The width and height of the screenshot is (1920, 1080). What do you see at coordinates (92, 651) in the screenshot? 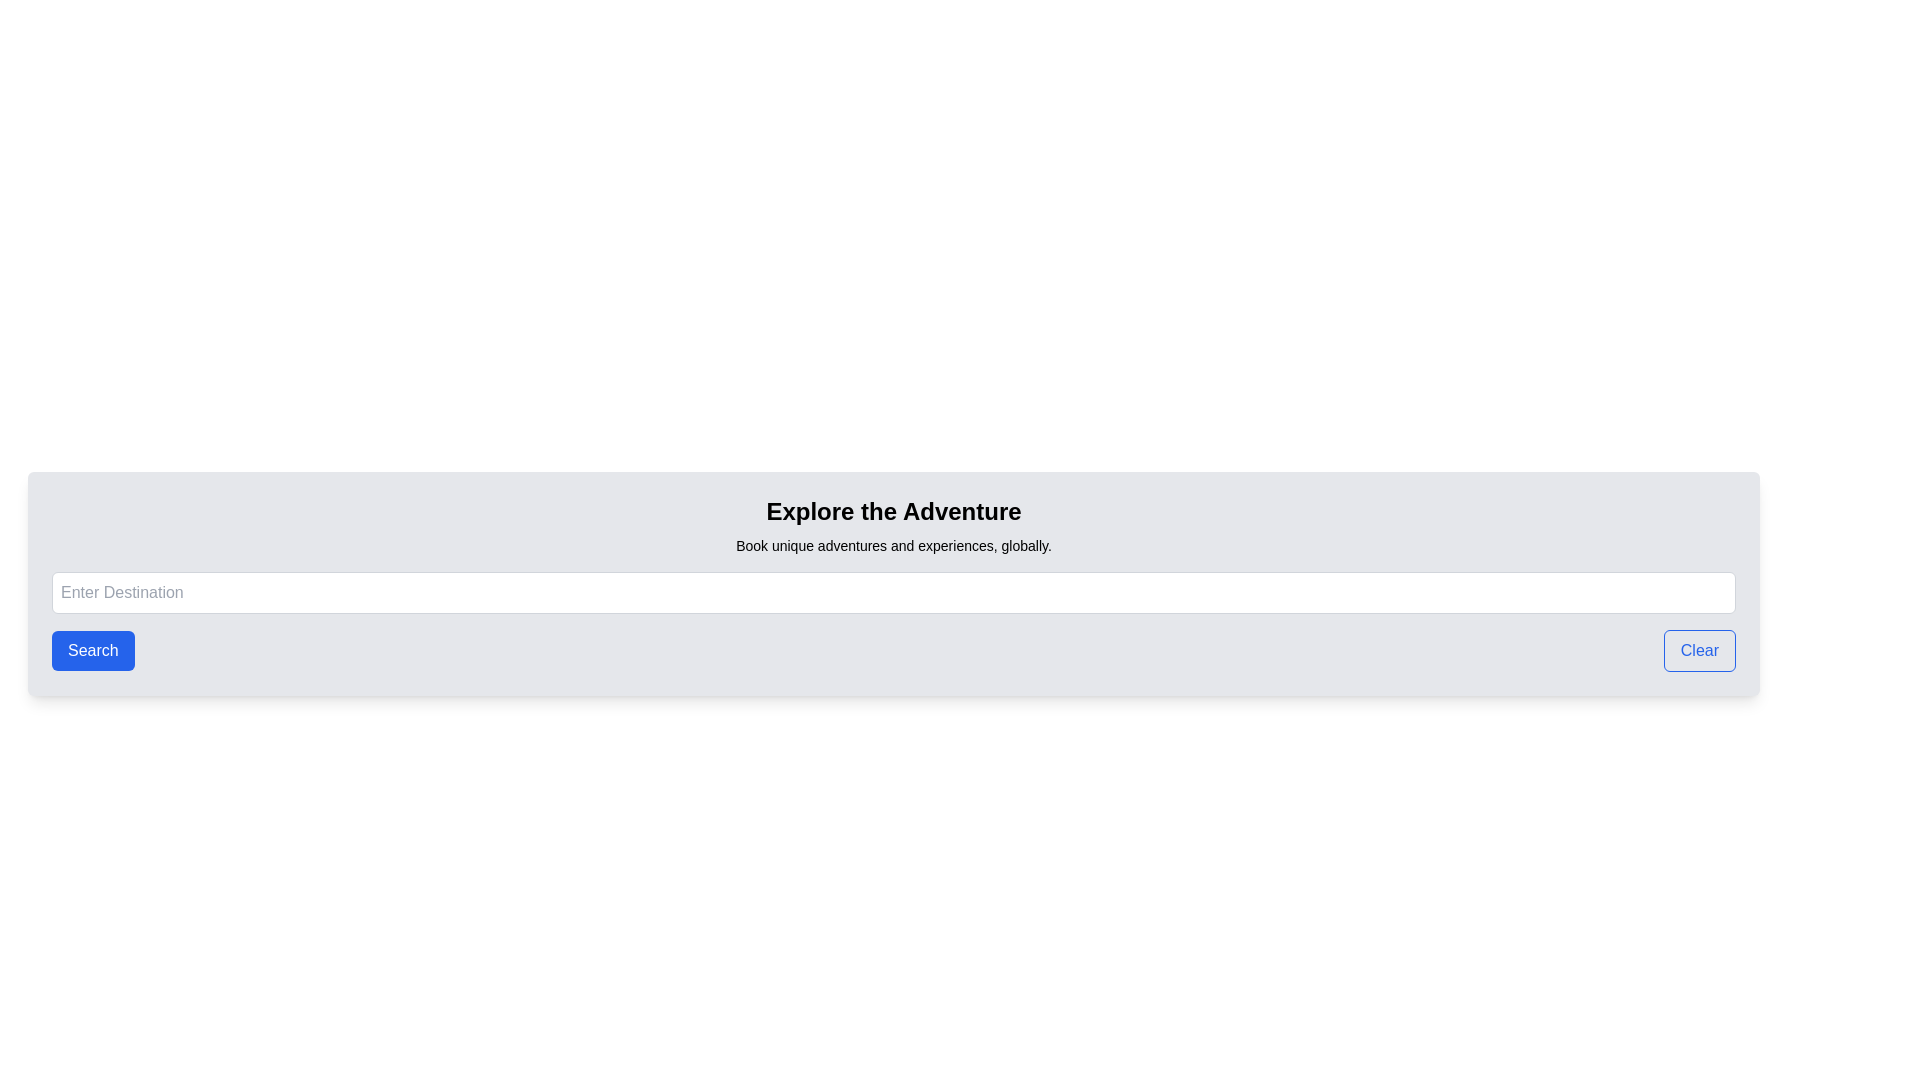
I see `the 'Search' button, which is a rectangular button with rounded corners and displays the text 'Search' in white against a blue background` at bounding box center [92, 651].